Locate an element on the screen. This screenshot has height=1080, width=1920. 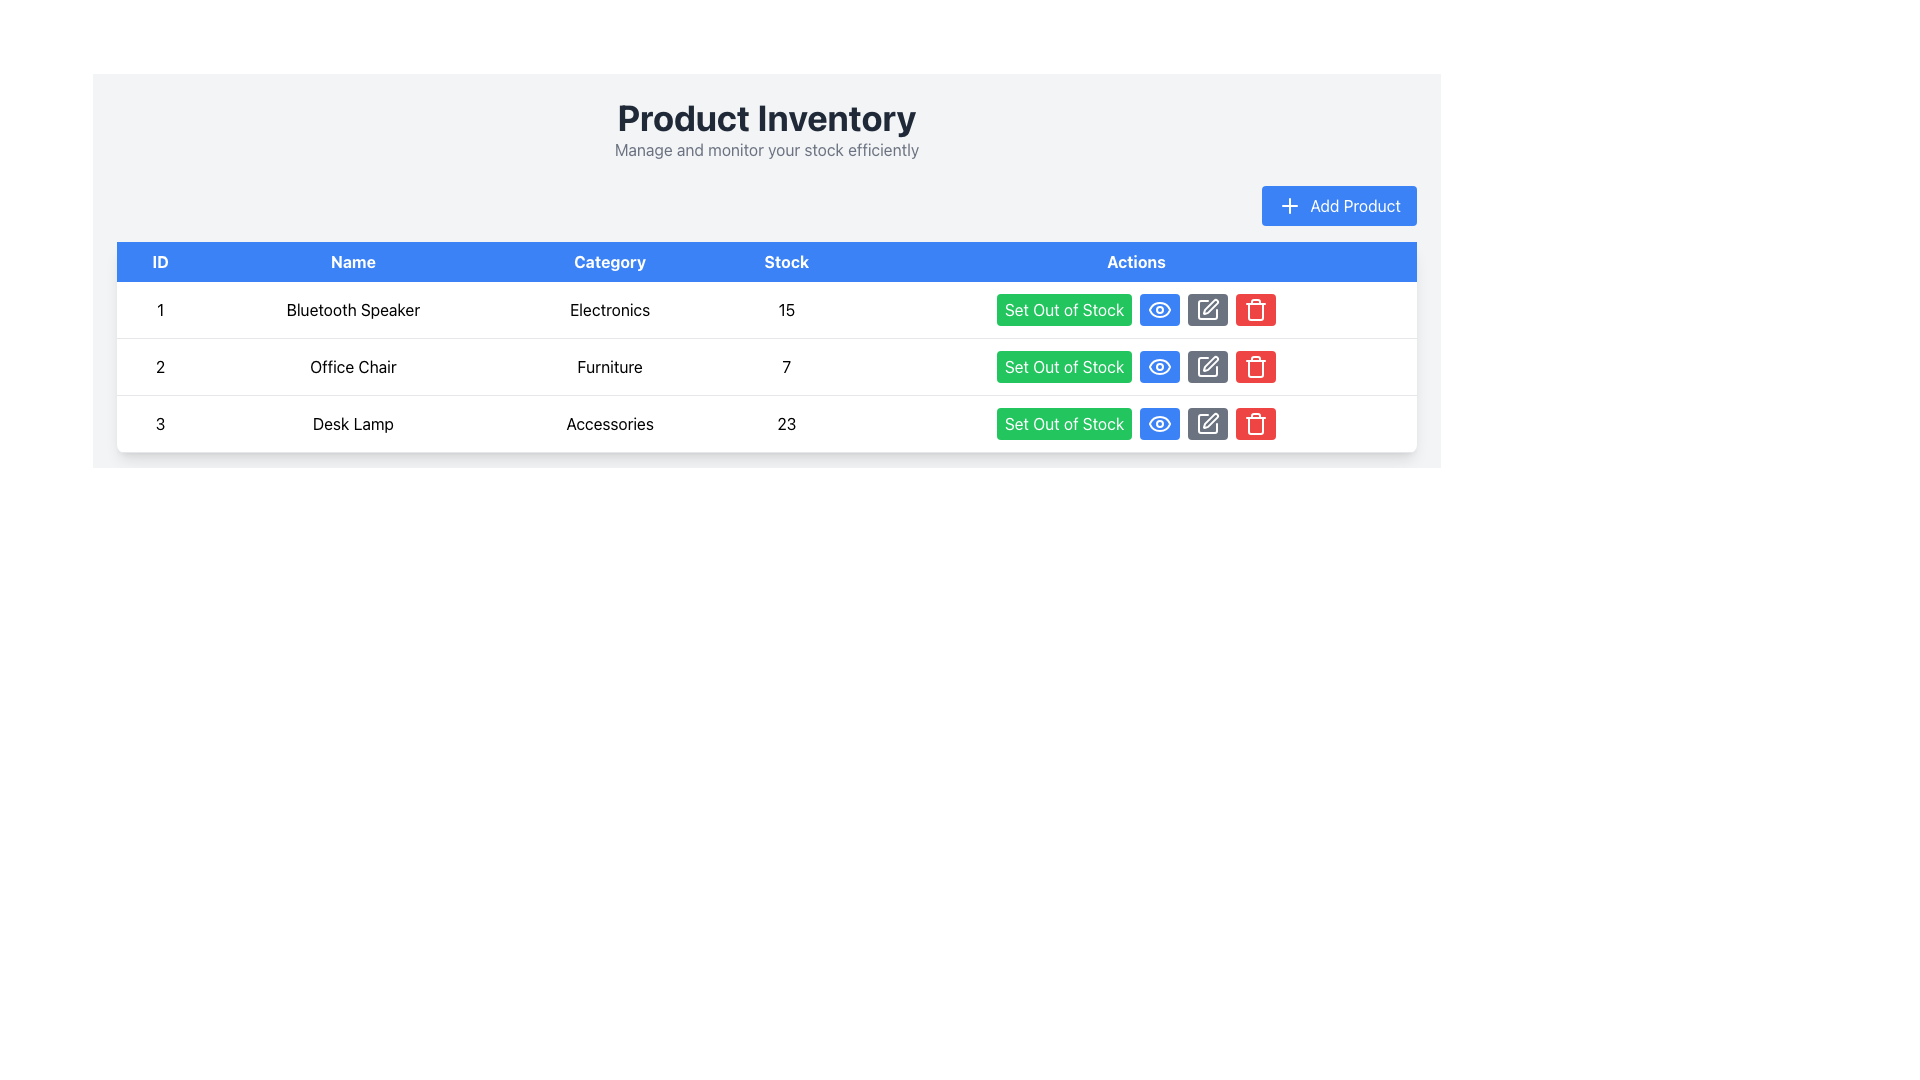
the text block displaying the number '1' in the first row of the product details table under the 'ID' header is located at coordinates (160, 310).